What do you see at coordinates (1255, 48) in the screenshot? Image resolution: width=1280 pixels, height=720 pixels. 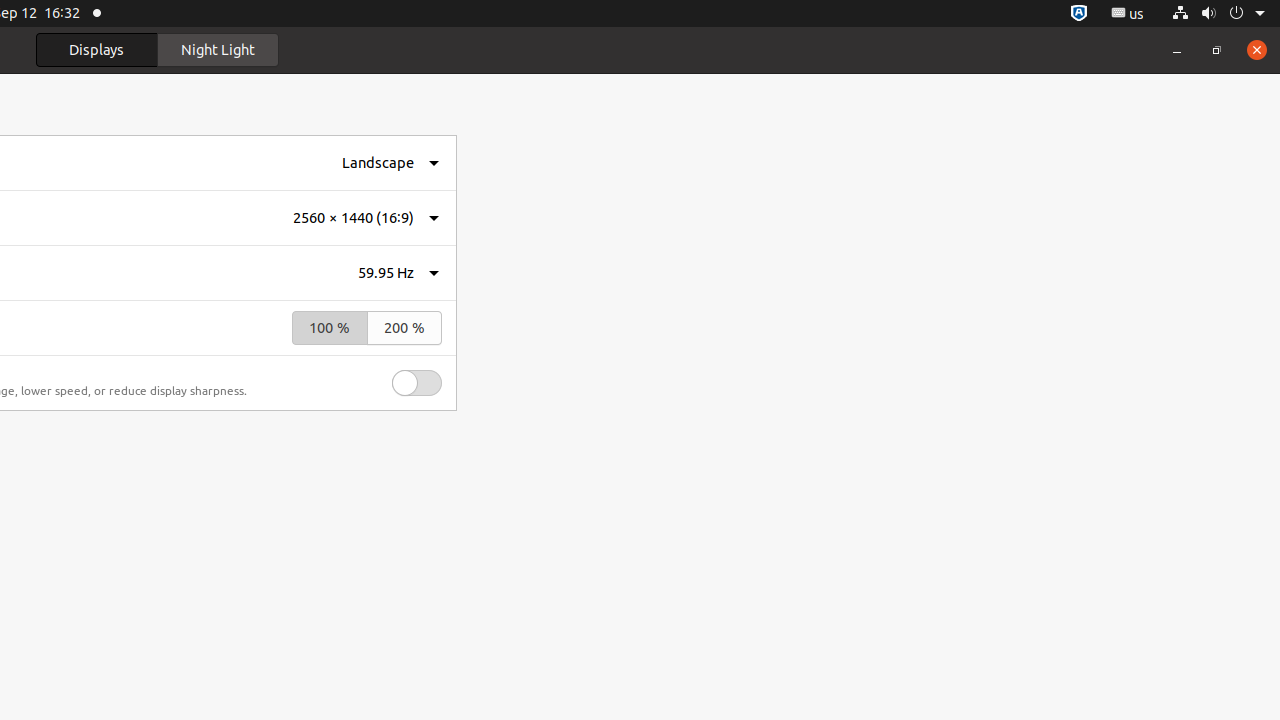 I see `'Close'` at bounding box center [1255, 48].